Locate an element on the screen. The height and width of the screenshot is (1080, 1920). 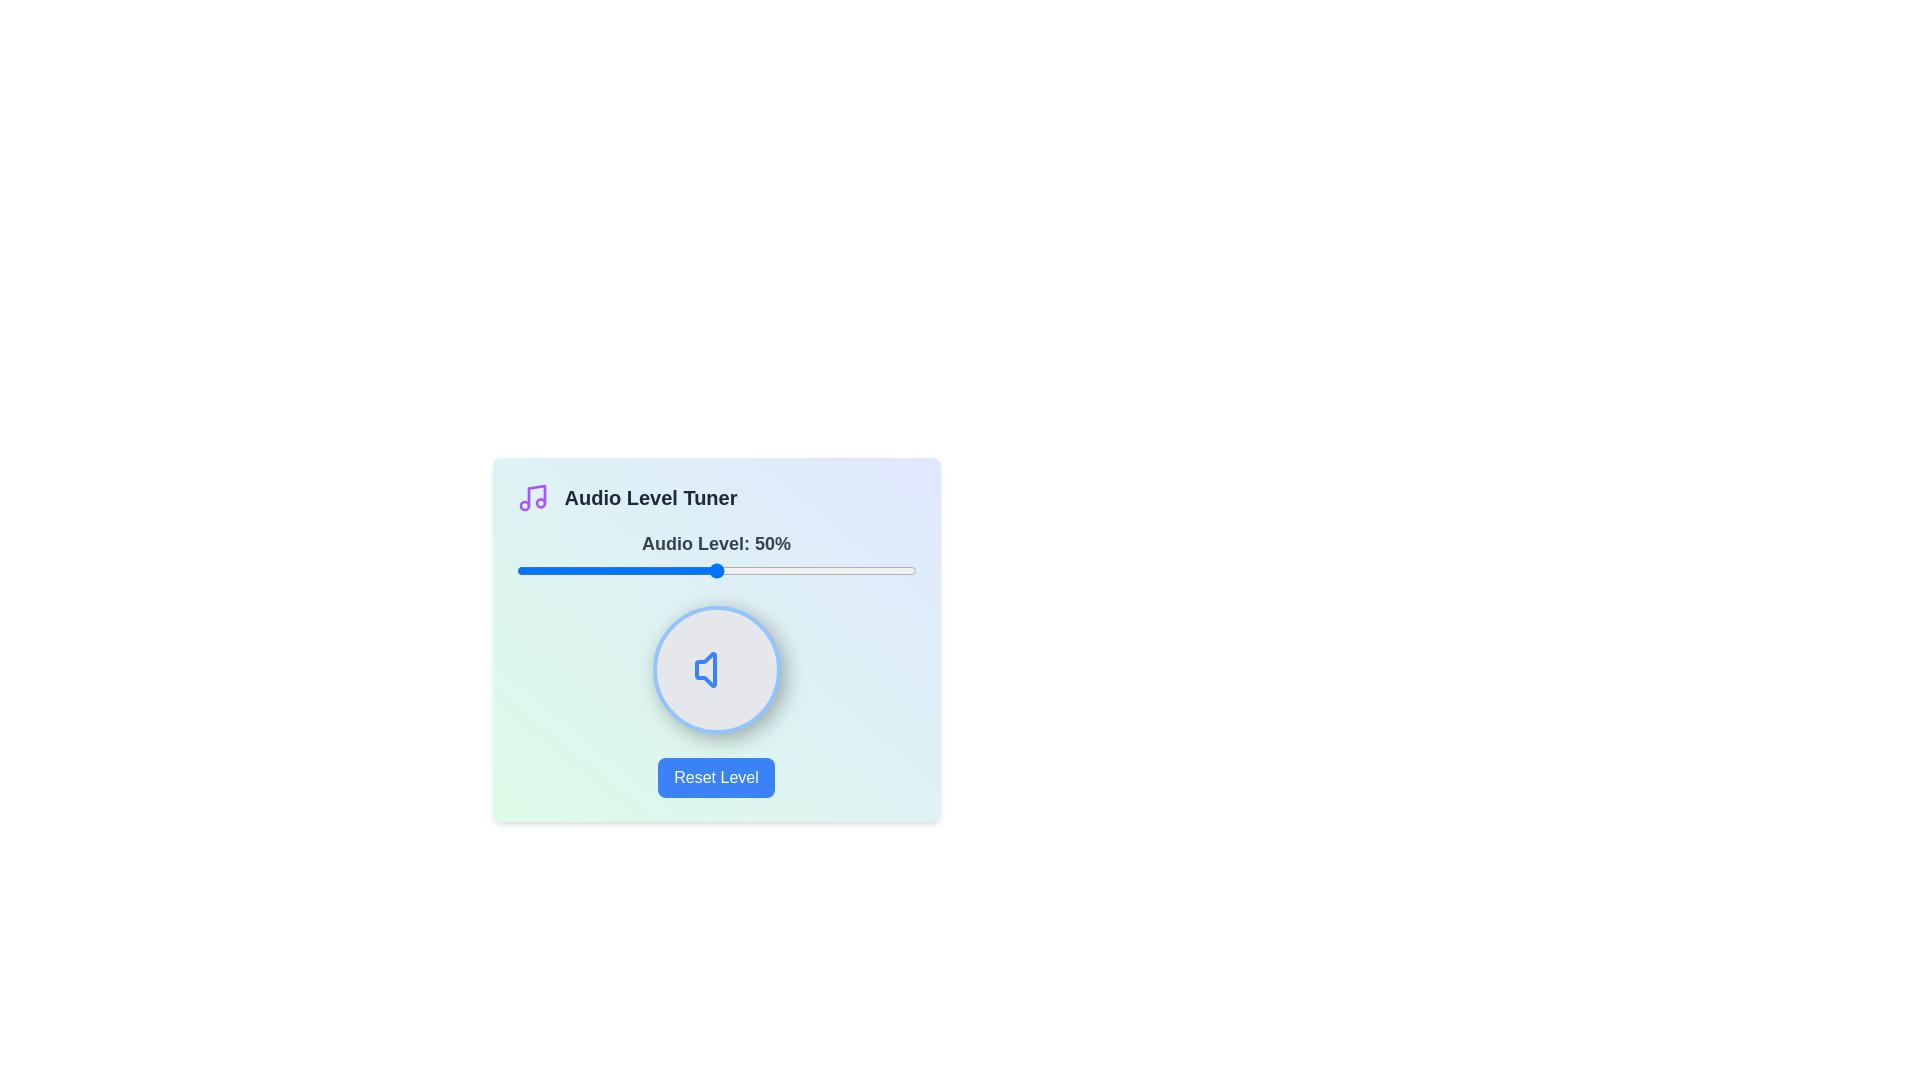
the audio level to 17% by dragging the slider is located at coordinates (583, 570).